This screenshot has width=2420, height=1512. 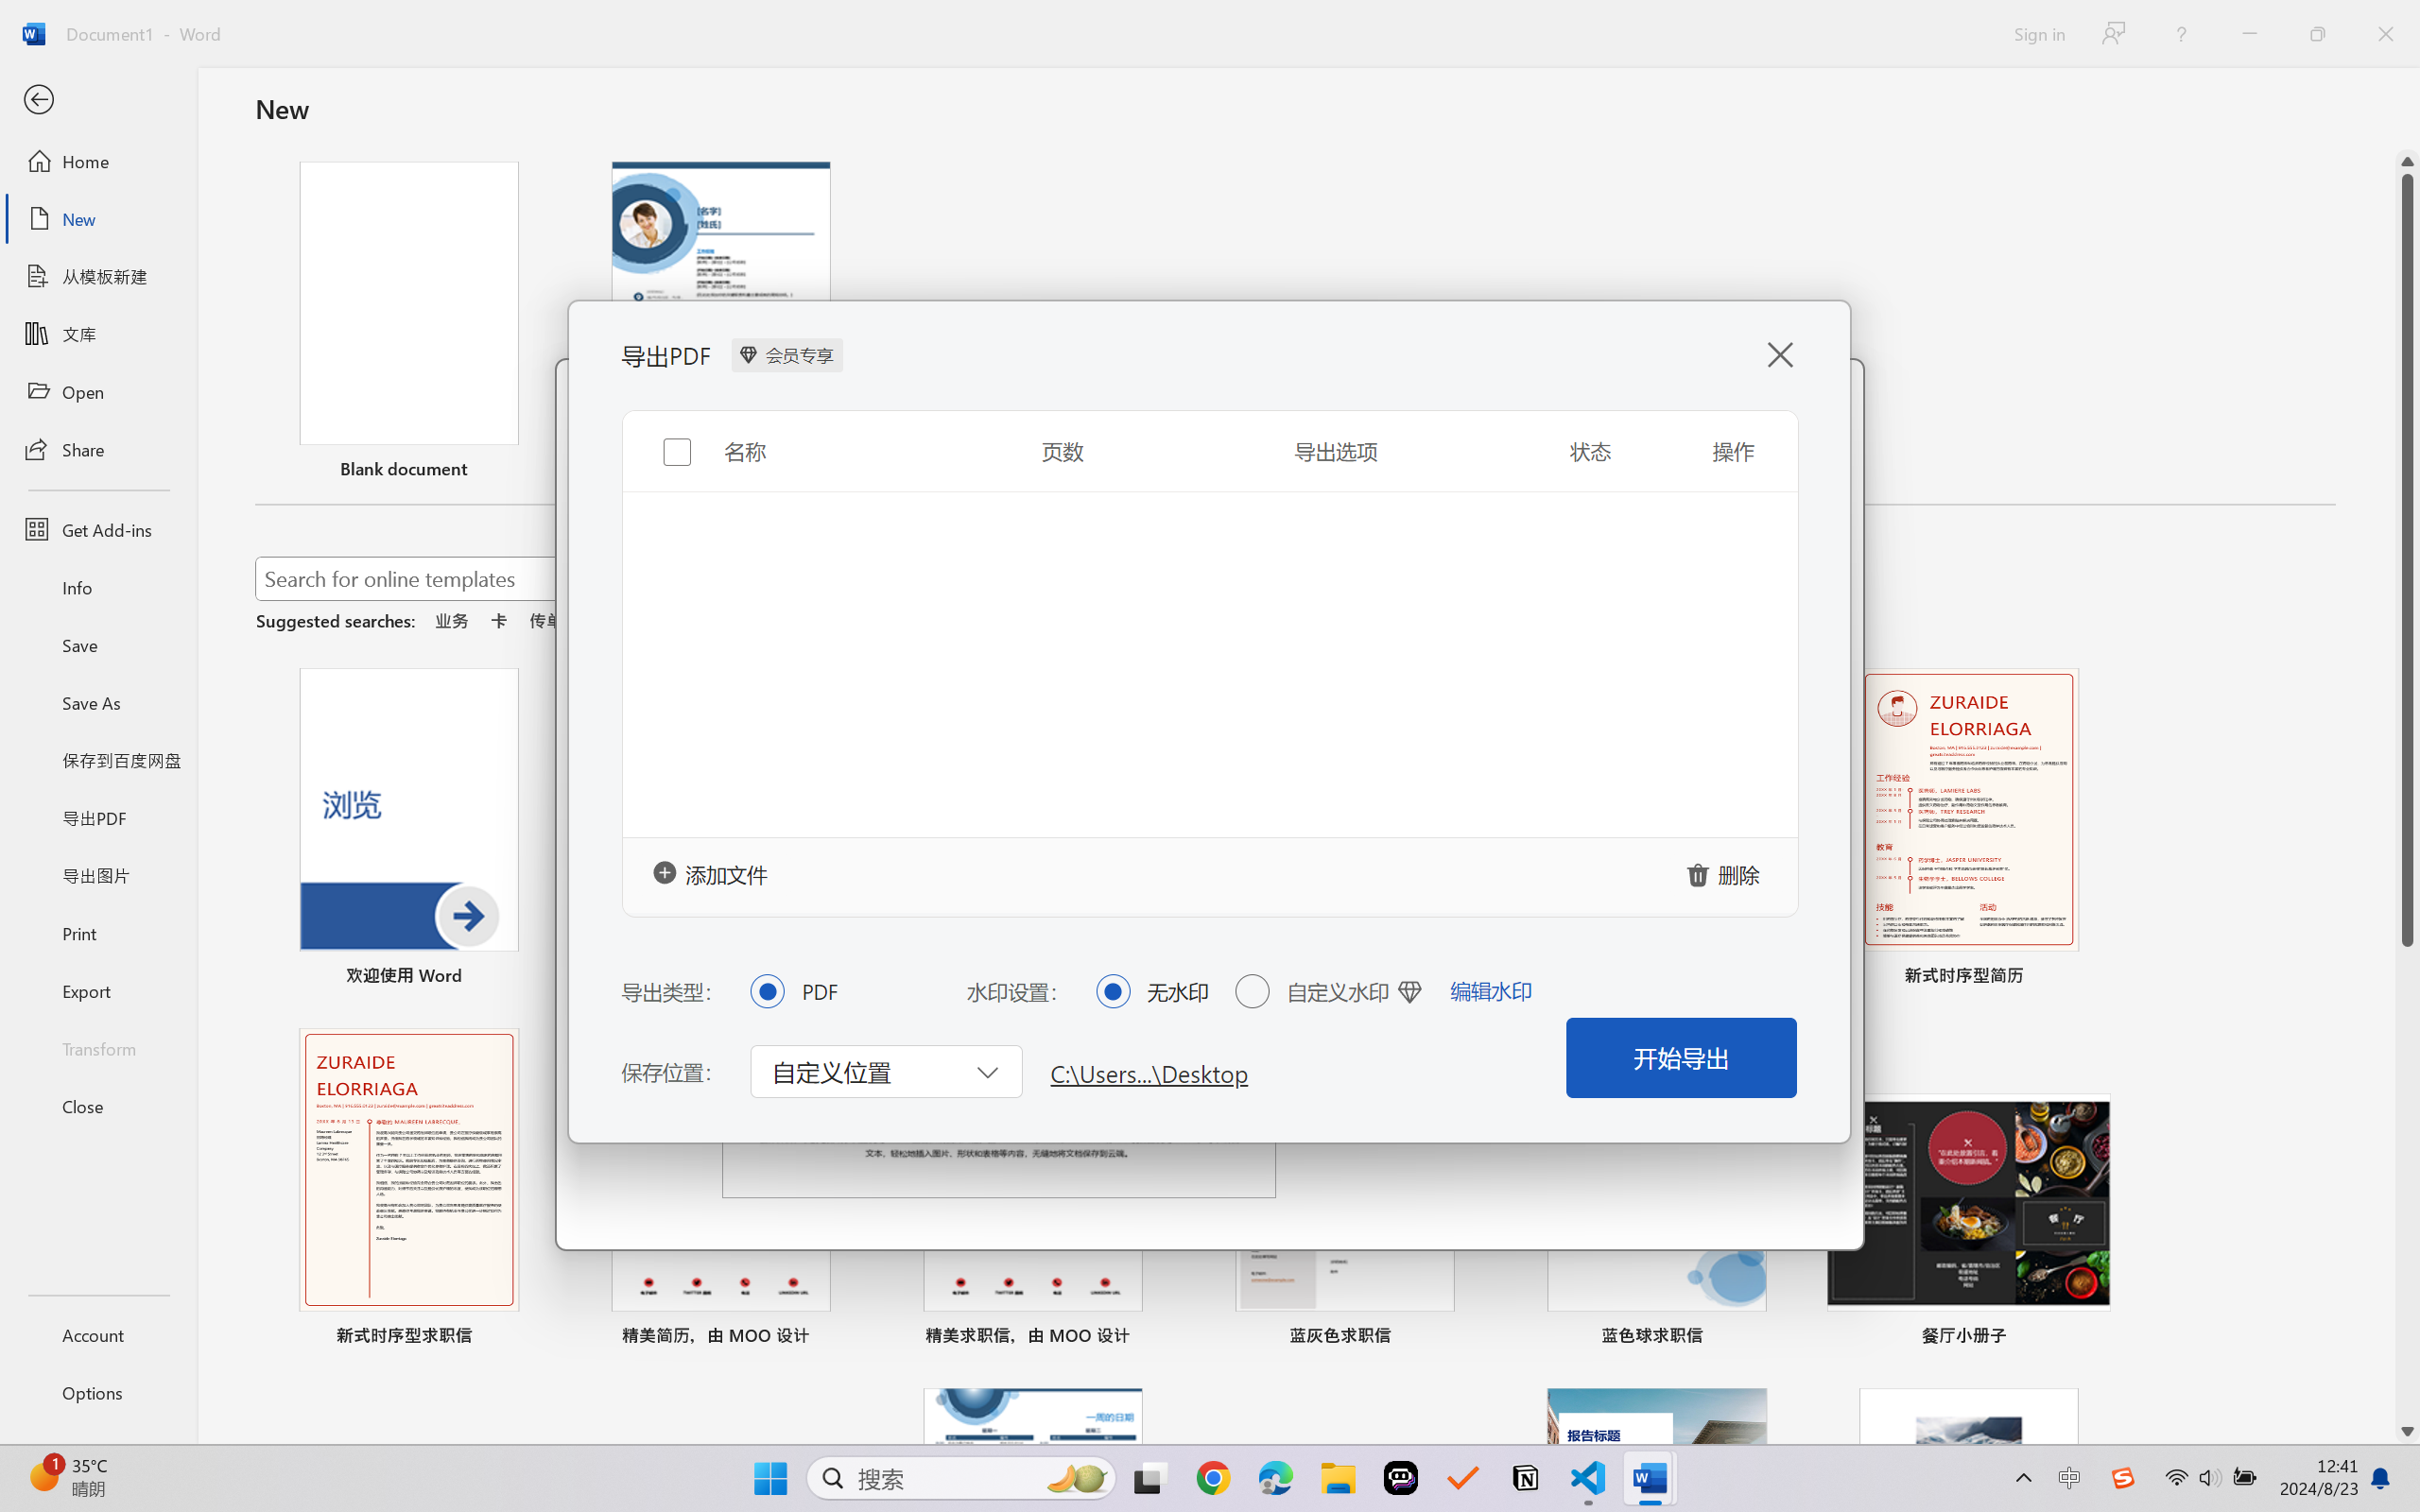 What do you see at coordinates (1149, 1072) in the screenshot?
I see `'C:\Users...\Desktop'` at bounding box center [1149, 1072].